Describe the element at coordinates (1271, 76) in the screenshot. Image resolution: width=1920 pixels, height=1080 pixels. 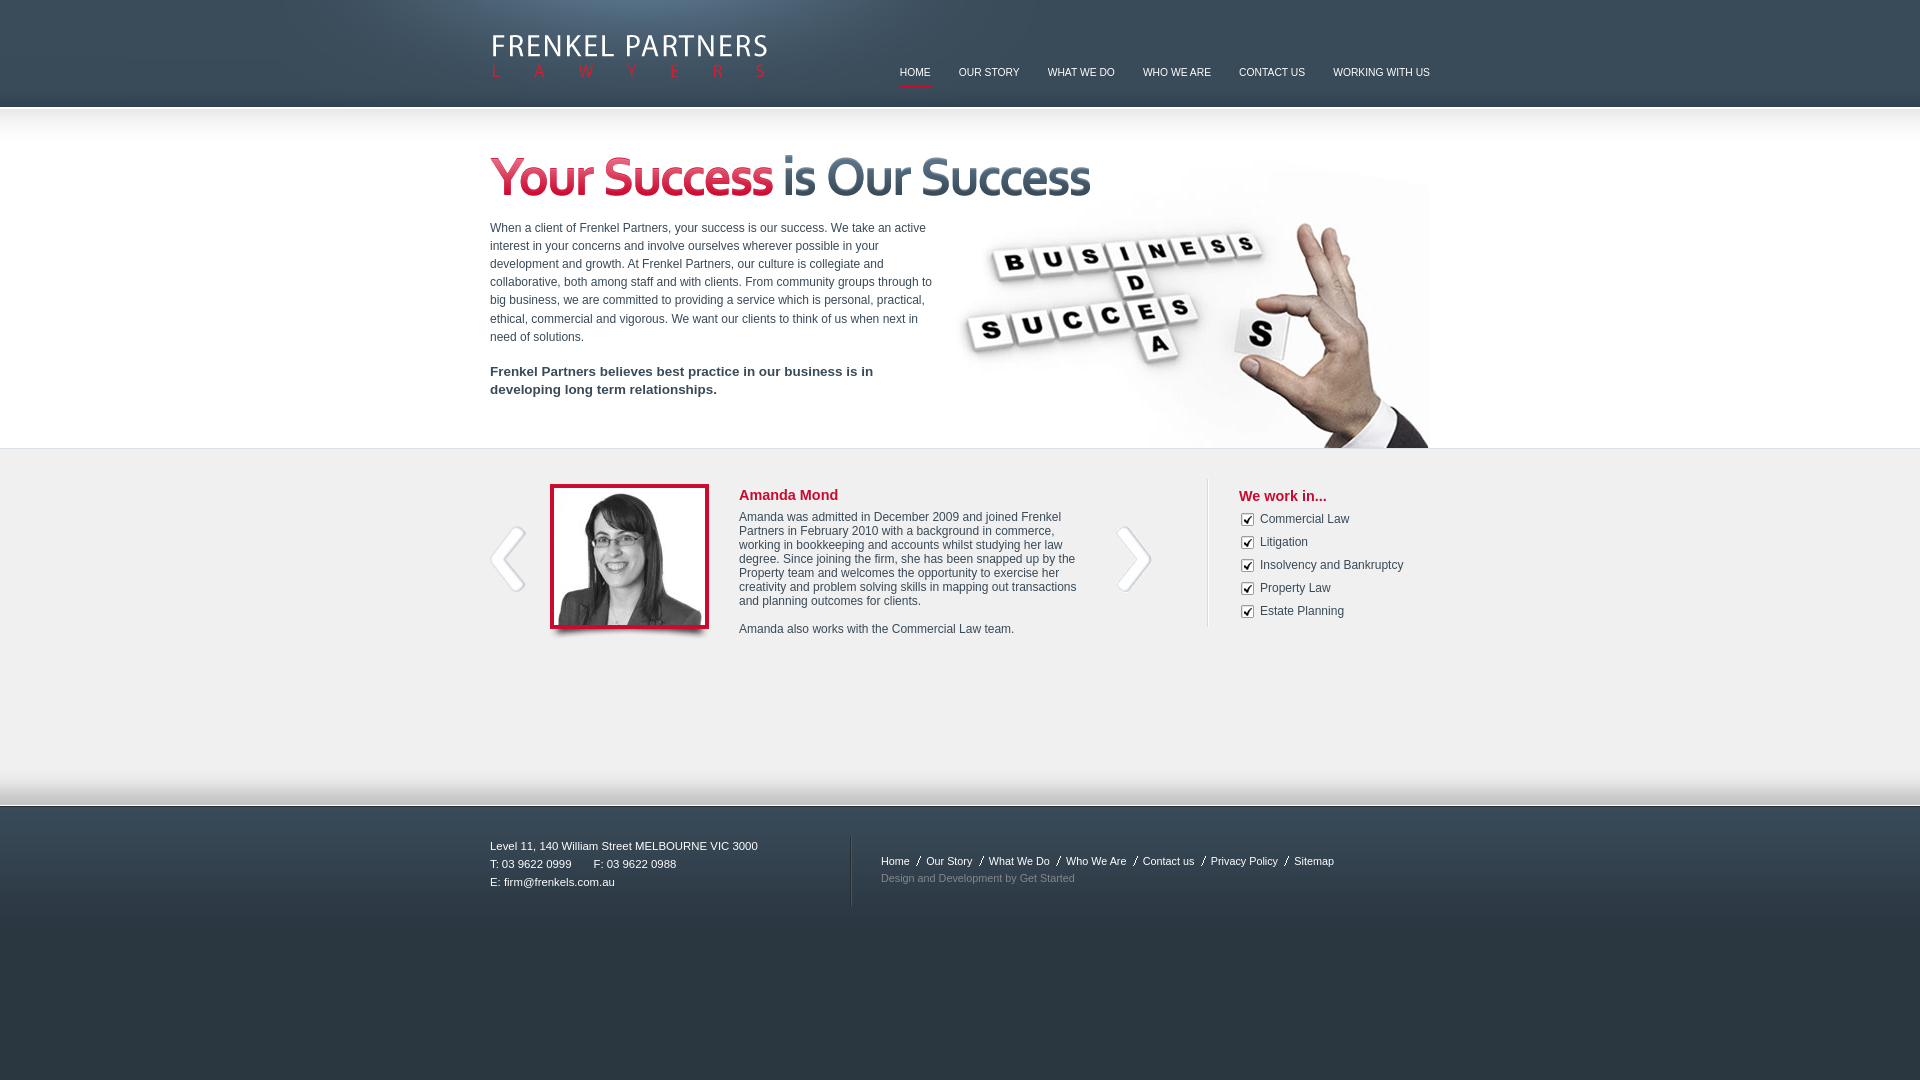
I see `'CONTACT US'` at that location.